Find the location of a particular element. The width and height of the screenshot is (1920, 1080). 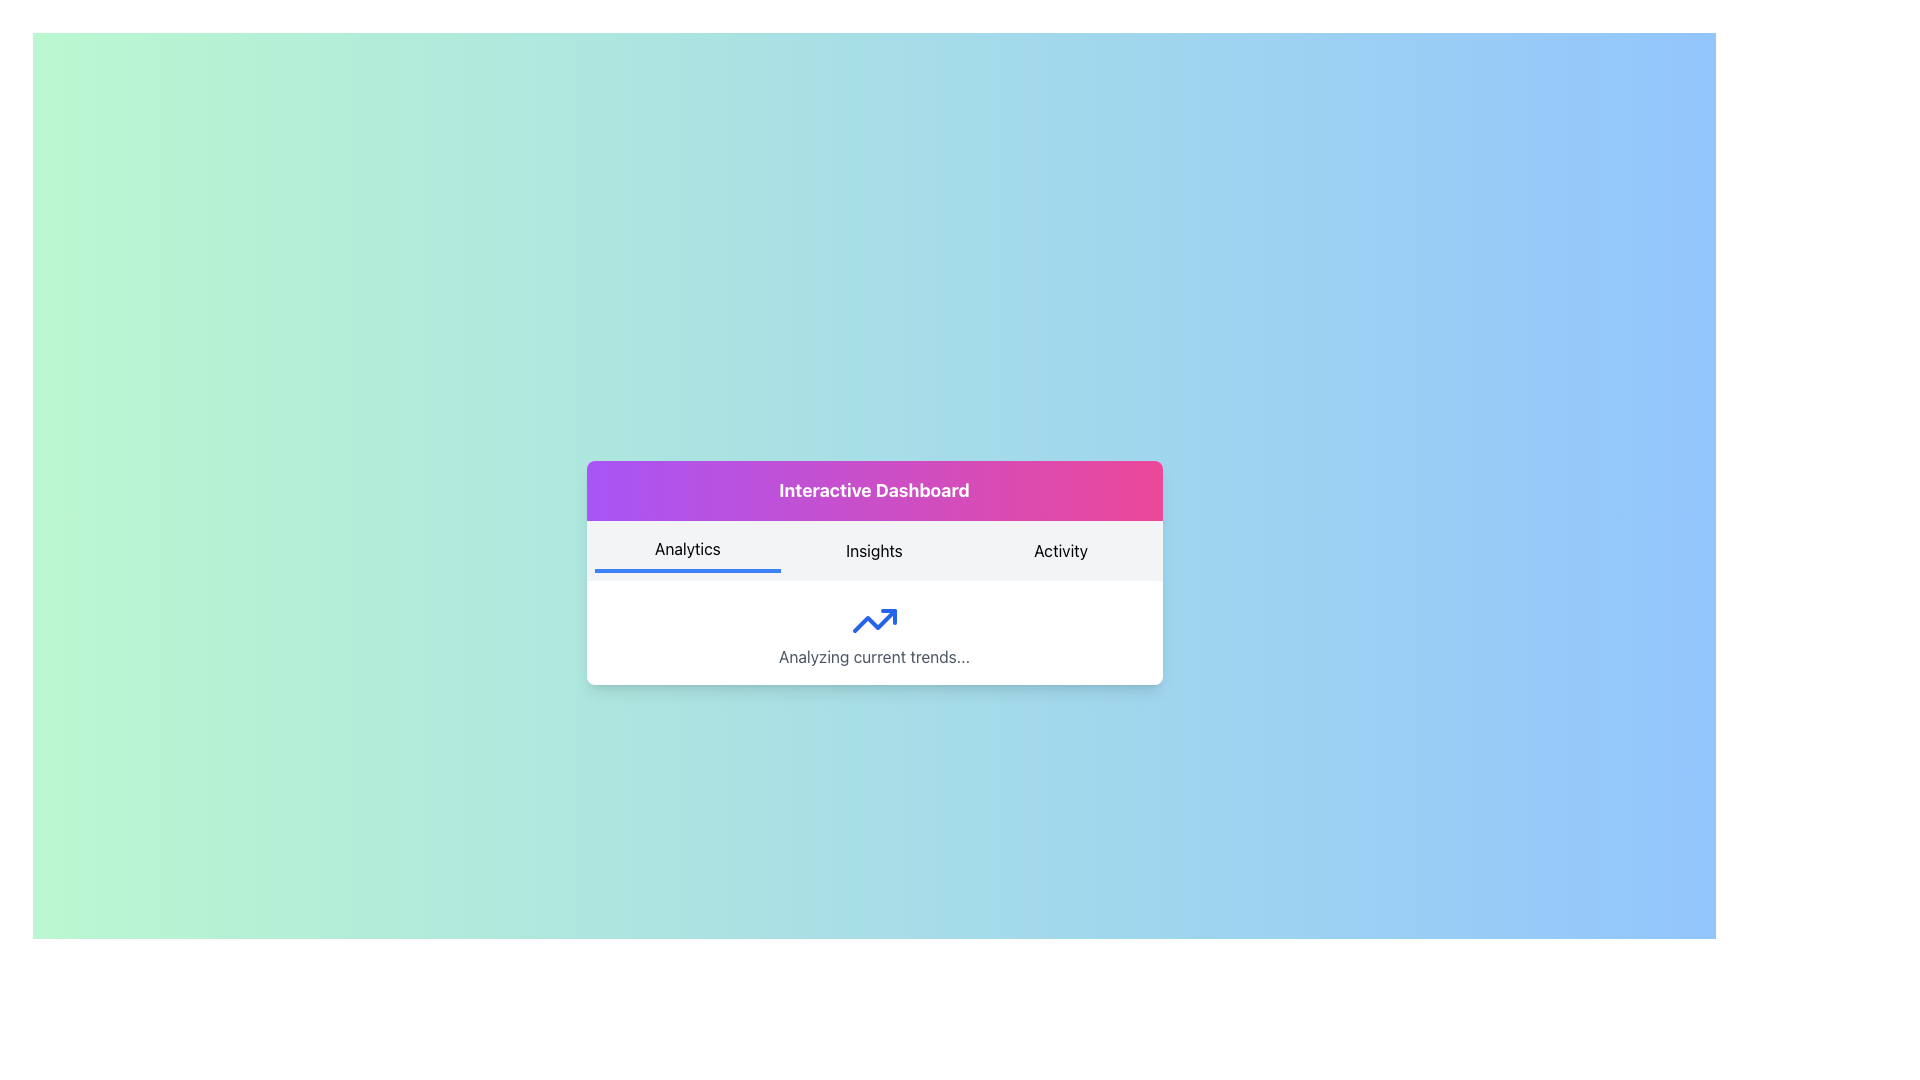

the bold, white text reading 'Interactive Dashboard' located in the header bar of the card-like component is located at coordinates (874, 490).